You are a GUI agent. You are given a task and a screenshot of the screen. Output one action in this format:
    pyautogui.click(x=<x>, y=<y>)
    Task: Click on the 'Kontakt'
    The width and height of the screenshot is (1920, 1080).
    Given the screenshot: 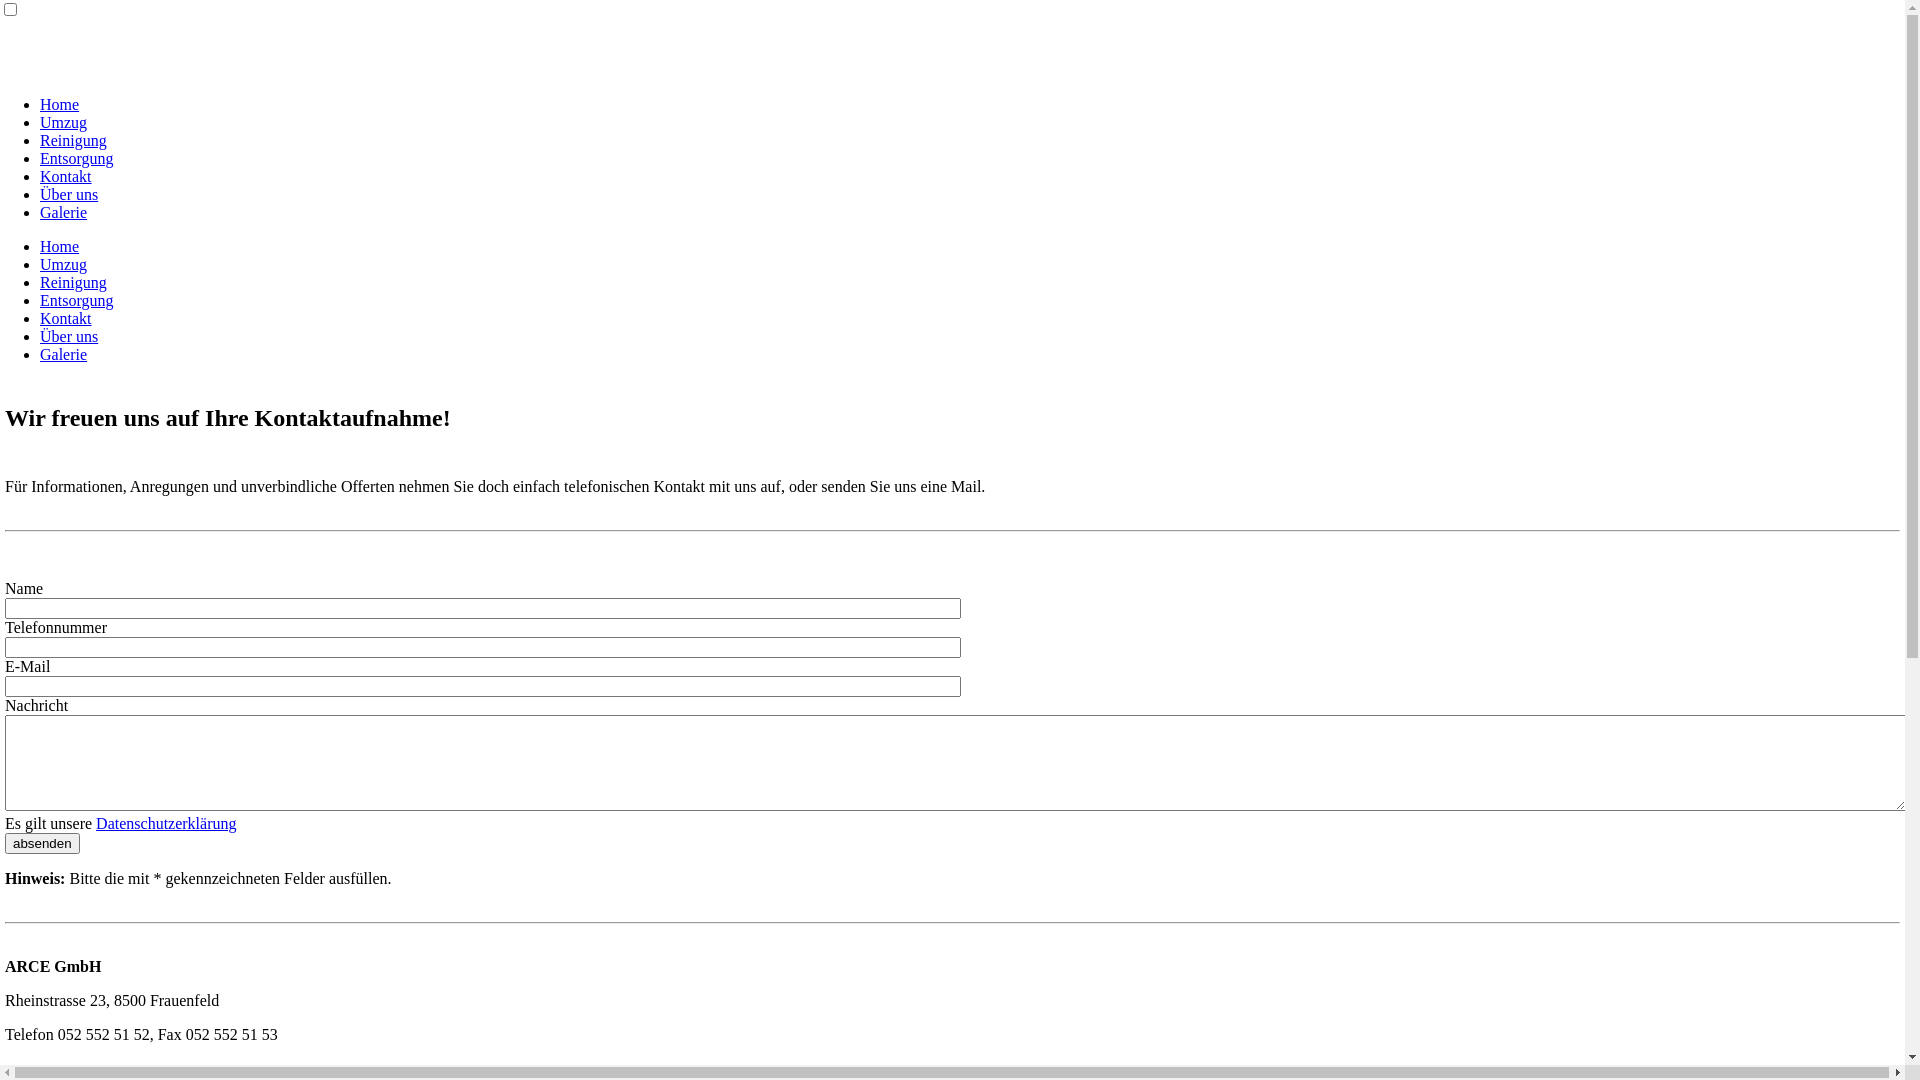 What is the action you would take?
    pyautogui.click(x=66, y=317)
    